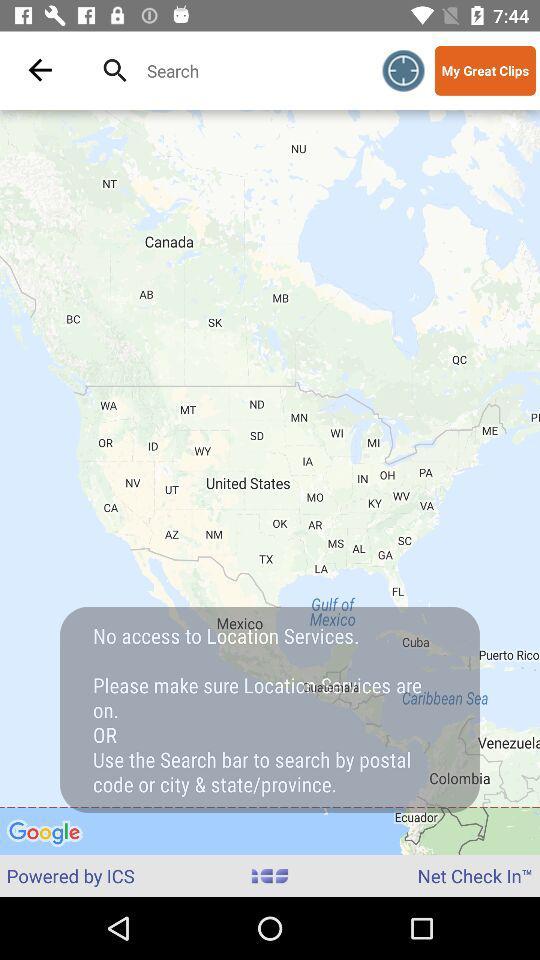 This screenshot has width=540, height=960. Describe the element at coordinates (403, 70) in the screenshot. I see `the icon next to my great clips item` at that location.